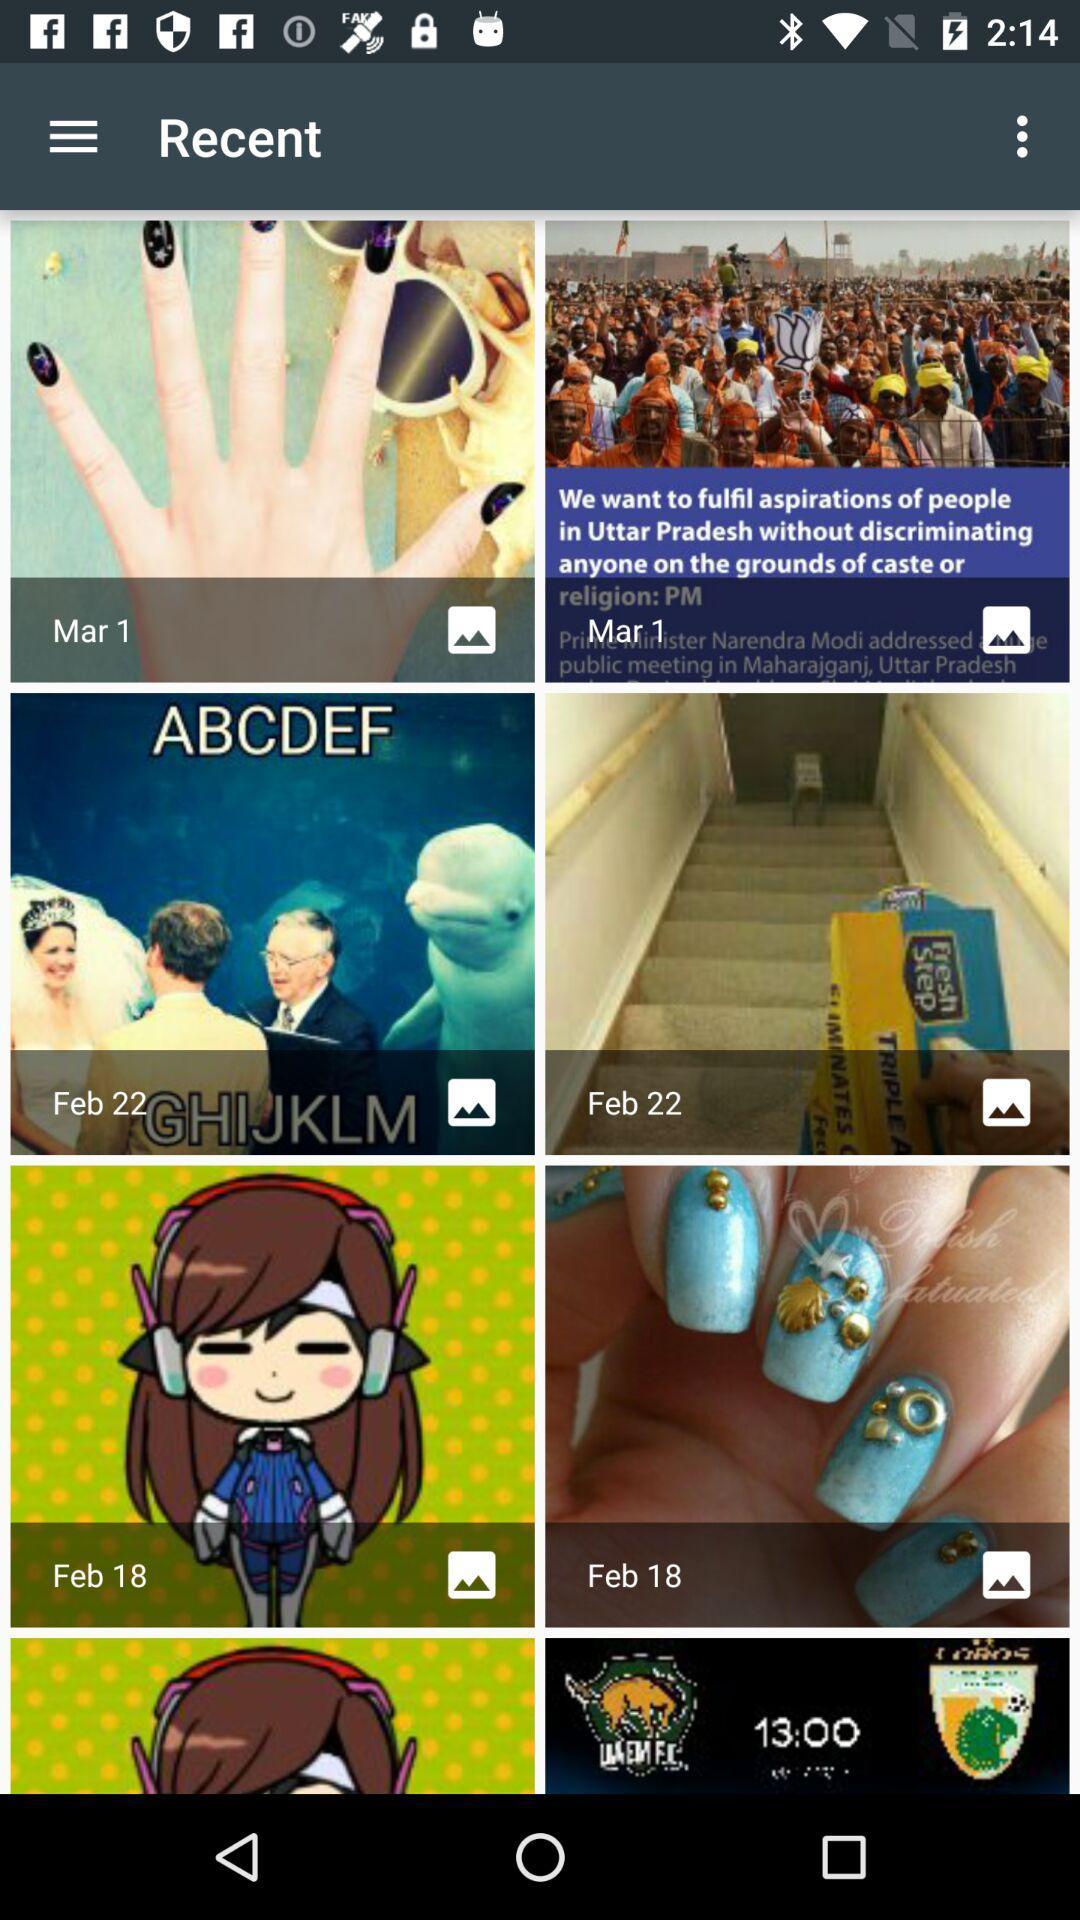 This screenshot has width=1080, height=1920. Describe the element at coordinates (72, 135) in the screenshot. I see `the icon next to the recent item` at that location.